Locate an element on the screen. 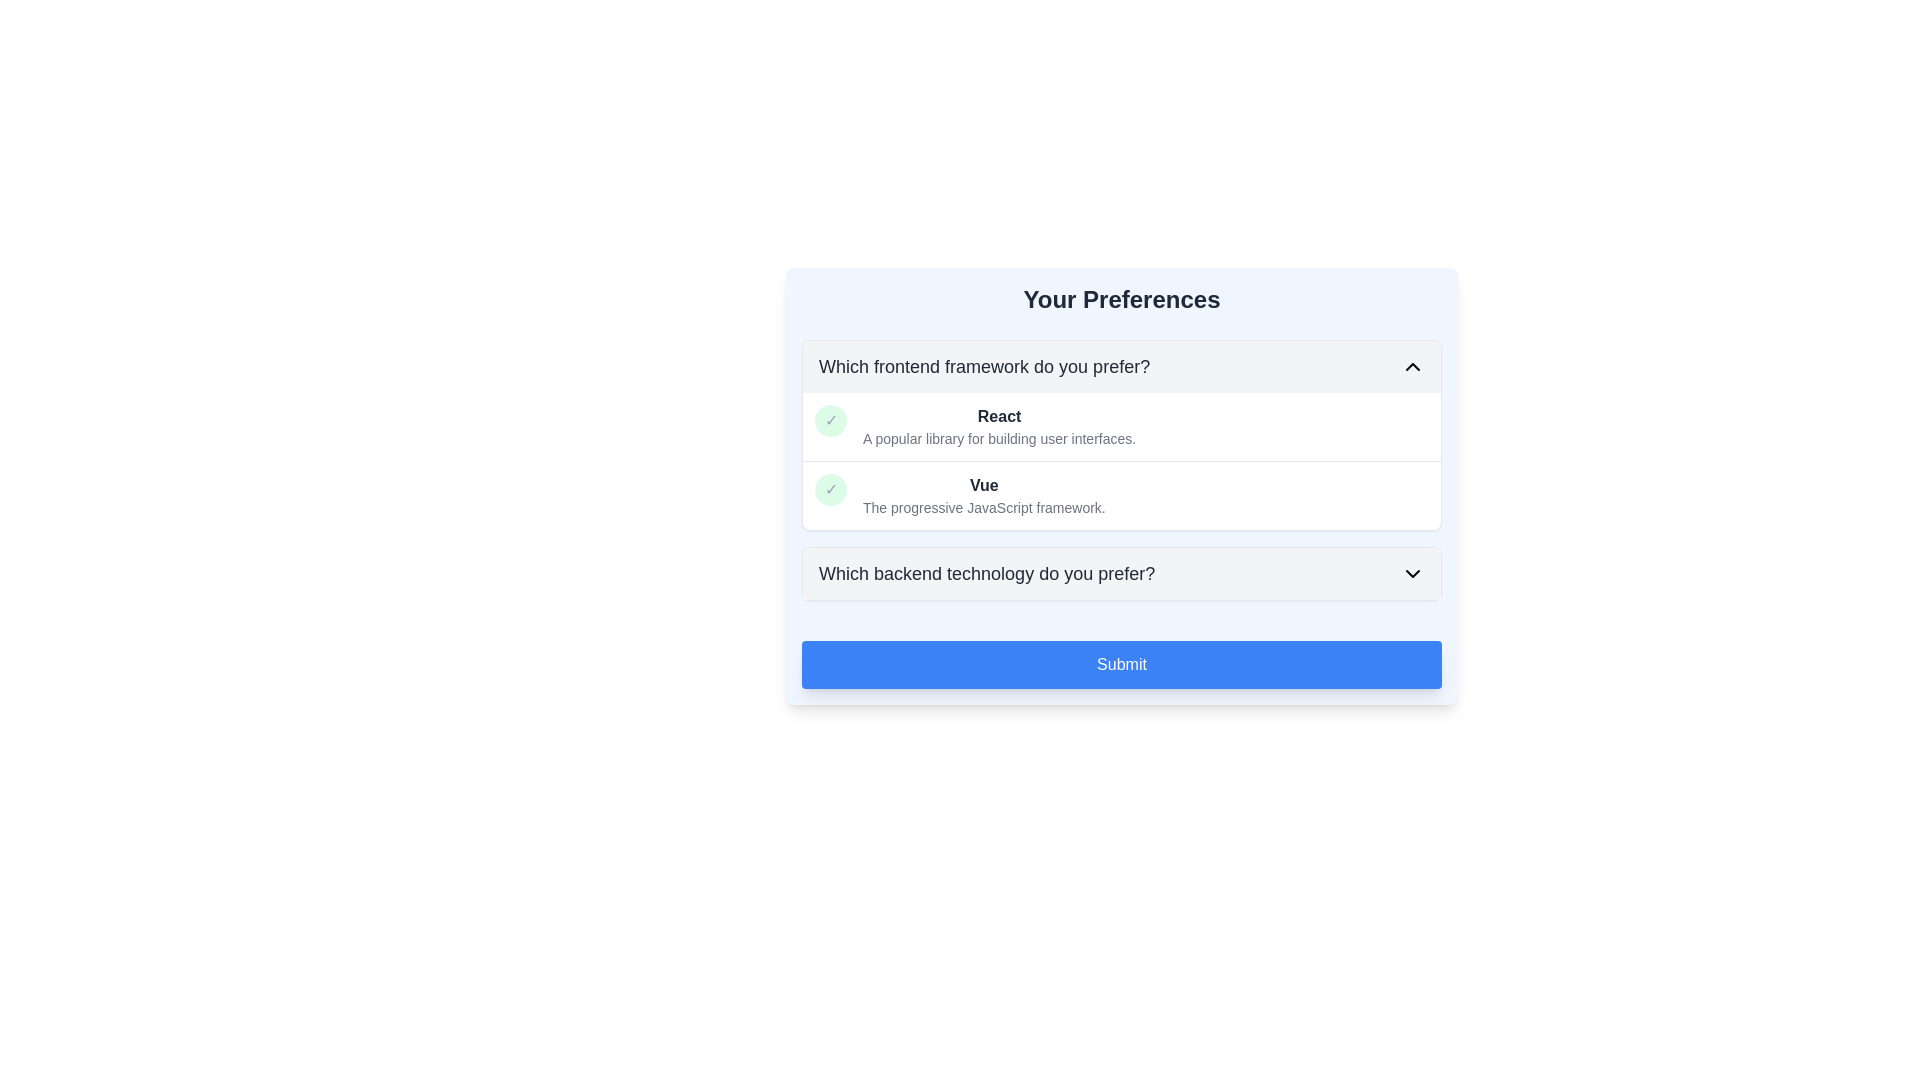  the rounded icon with a light green background and a checkmark symbol ('✓'), located in the top-left corner of the 'Vue' selection row, aligned with the description 'The progressive JavaScript framework.' is located at coordinates (830, 489).